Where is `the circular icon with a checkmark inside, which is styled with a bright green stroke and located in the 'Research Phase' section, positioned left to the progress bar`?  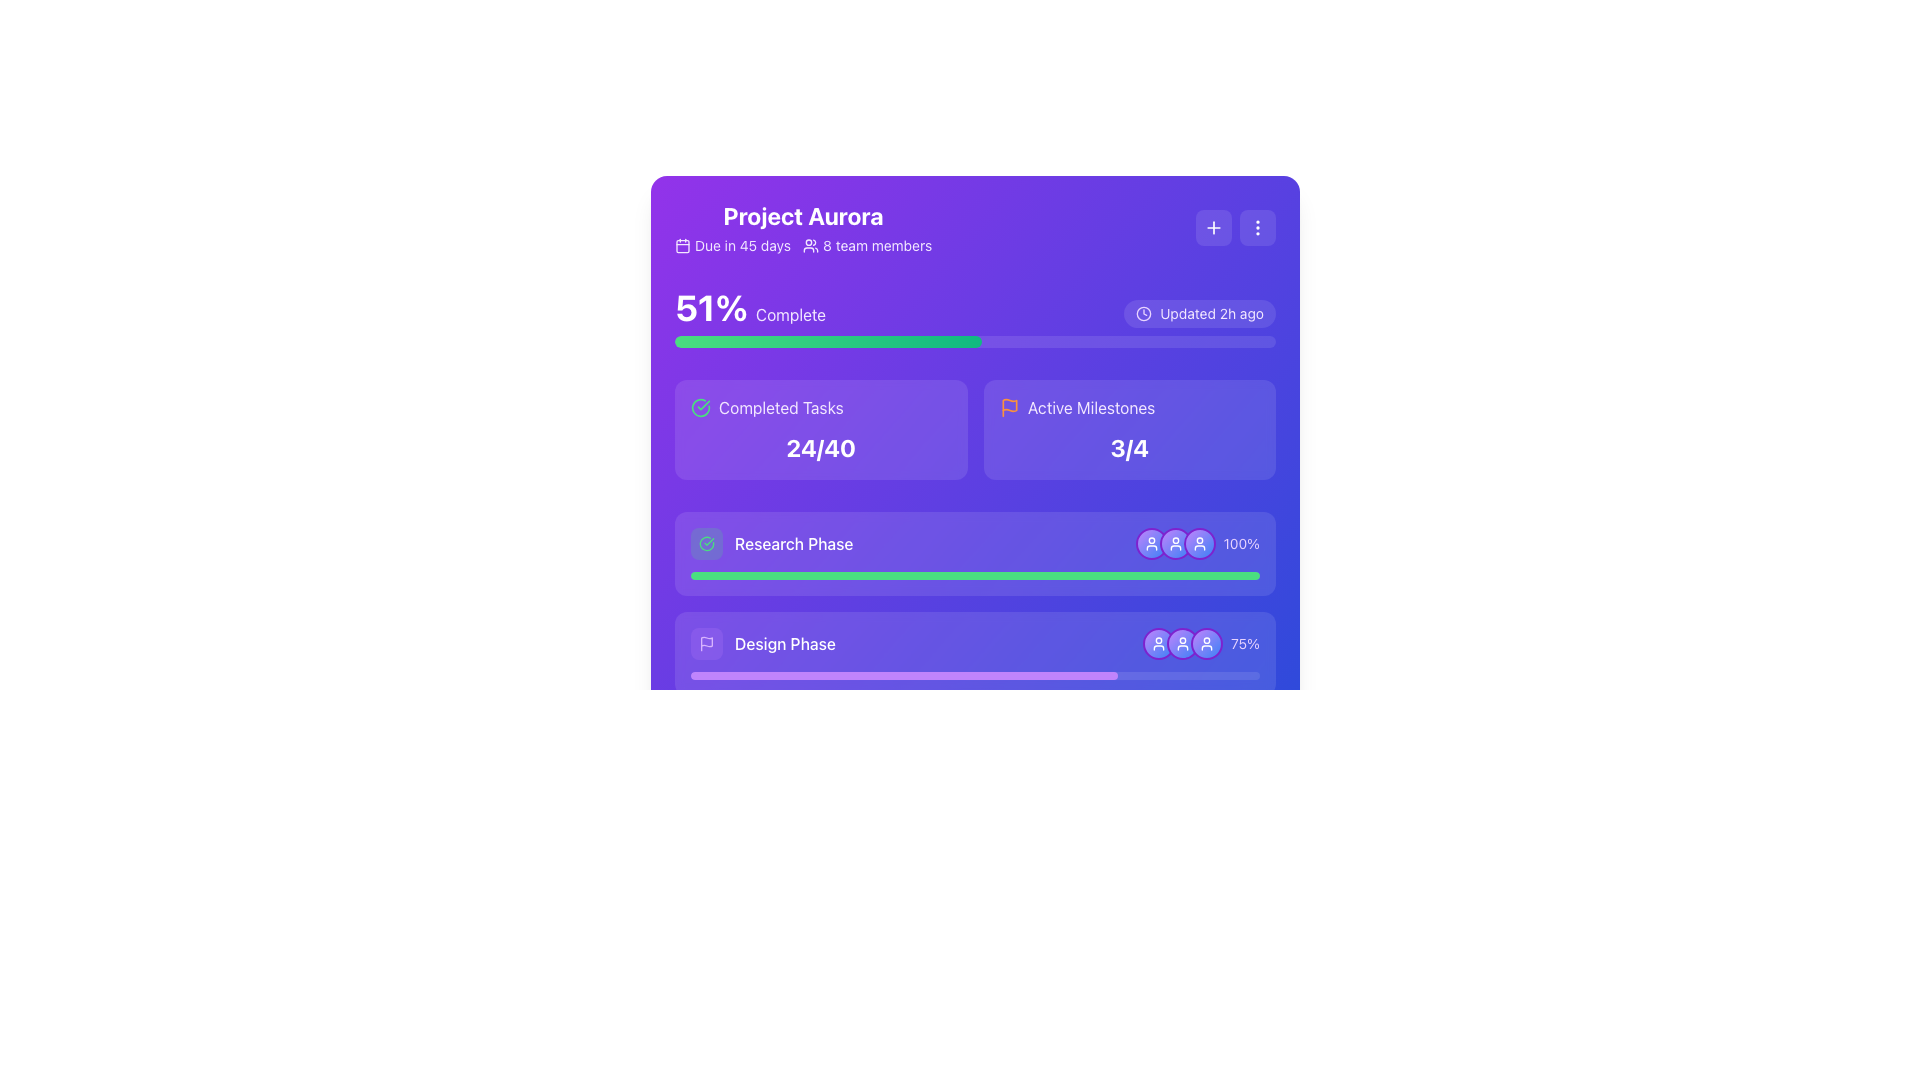
the circular icon with a checkmark inside, which is styled with a bright green stroke and located in the 'Research Phase' section, positioned left to the progress bar is located at coordinates (706, 543).